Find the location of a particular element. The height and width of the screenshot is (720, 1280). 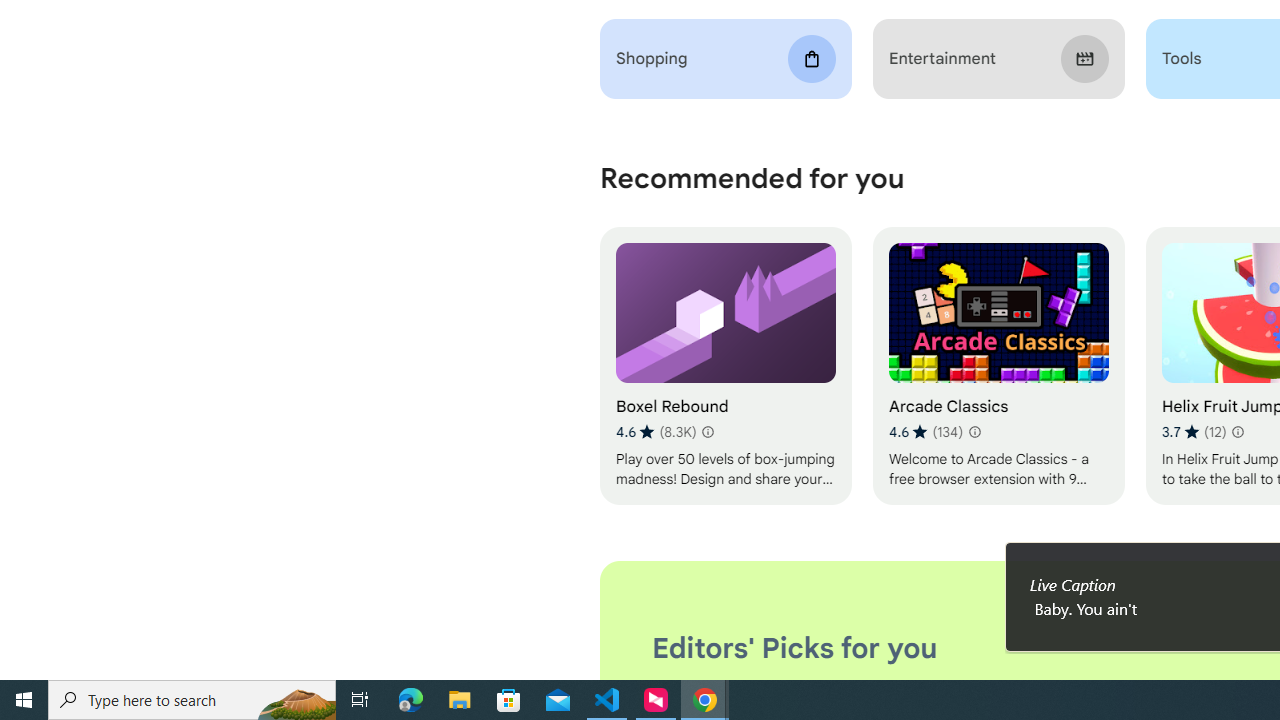

'Boxel Rebound' is located at coordinates (724, 366).